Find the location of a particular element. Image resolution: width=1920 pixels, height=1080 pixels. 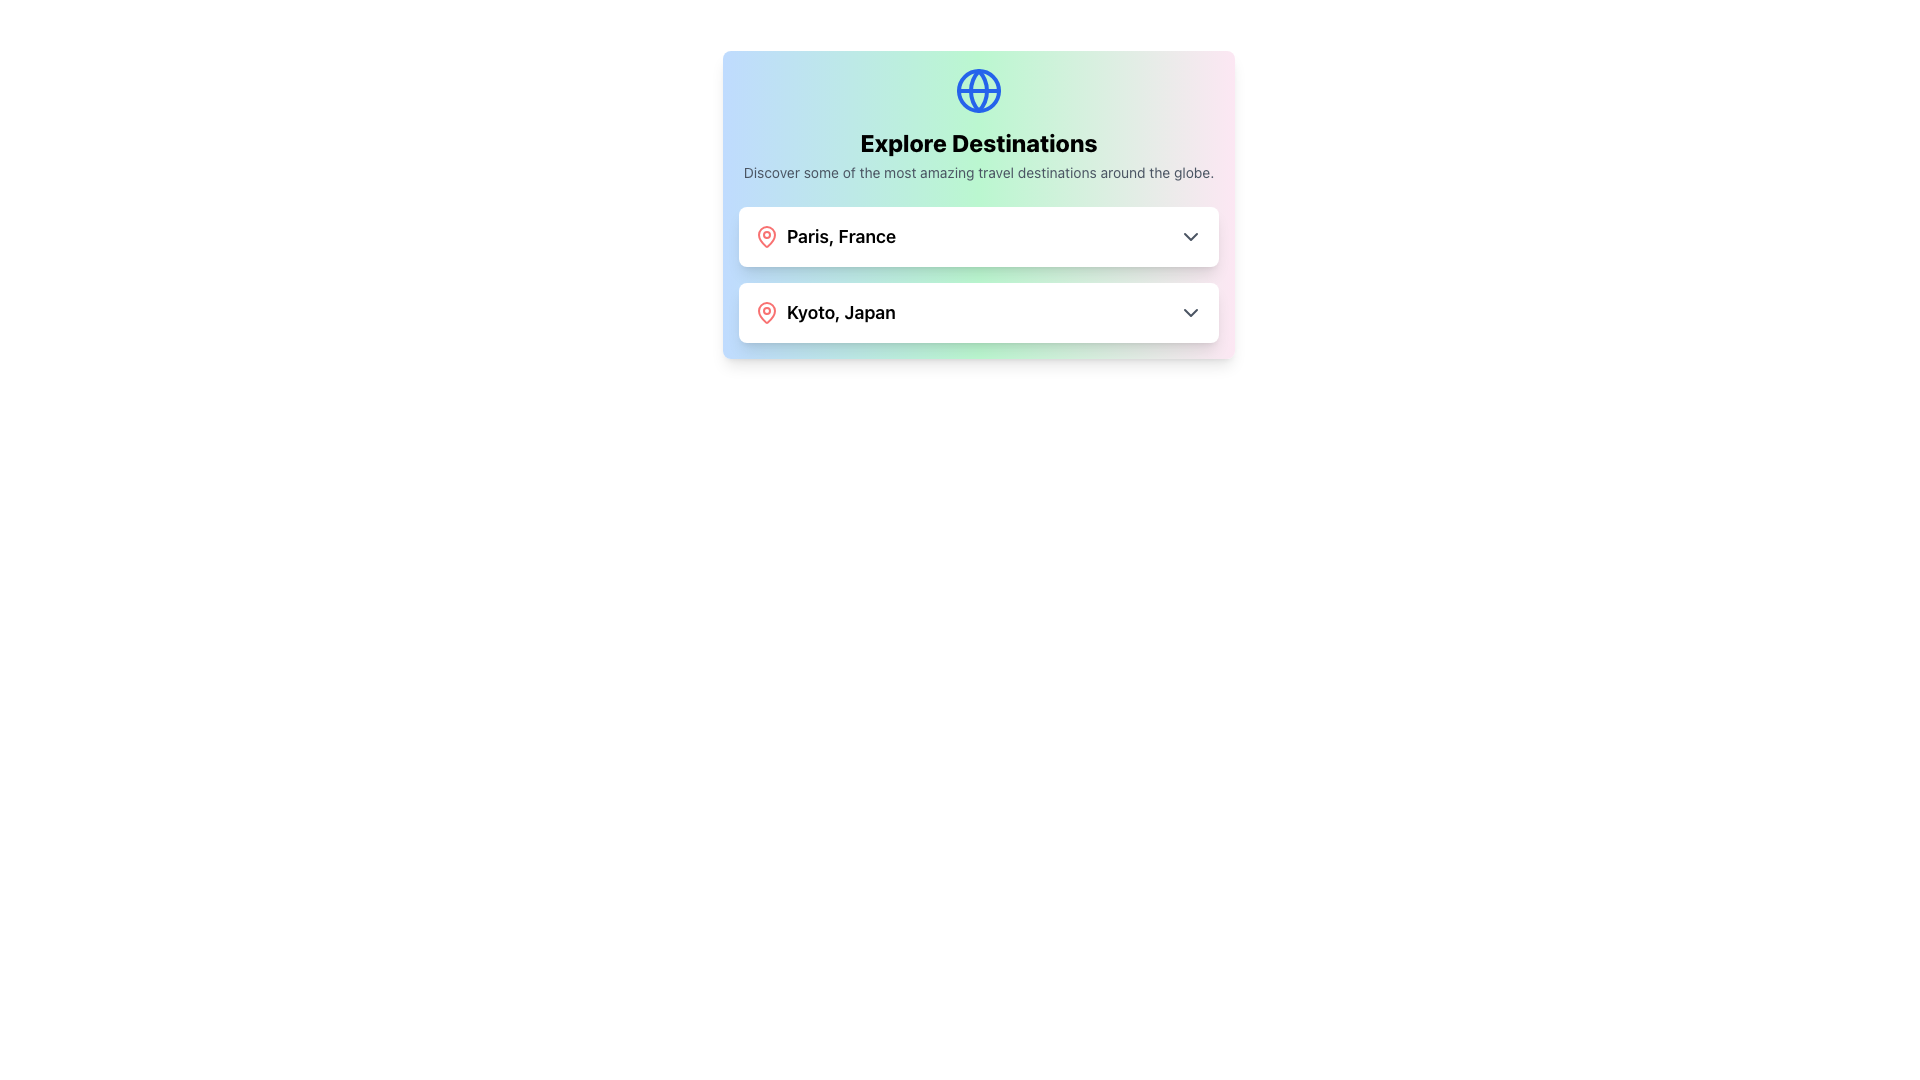

the static text that provides context for the travel destinations section, located directly beneath the 'Explore Destinations' header is located at coordinates (979, 172).